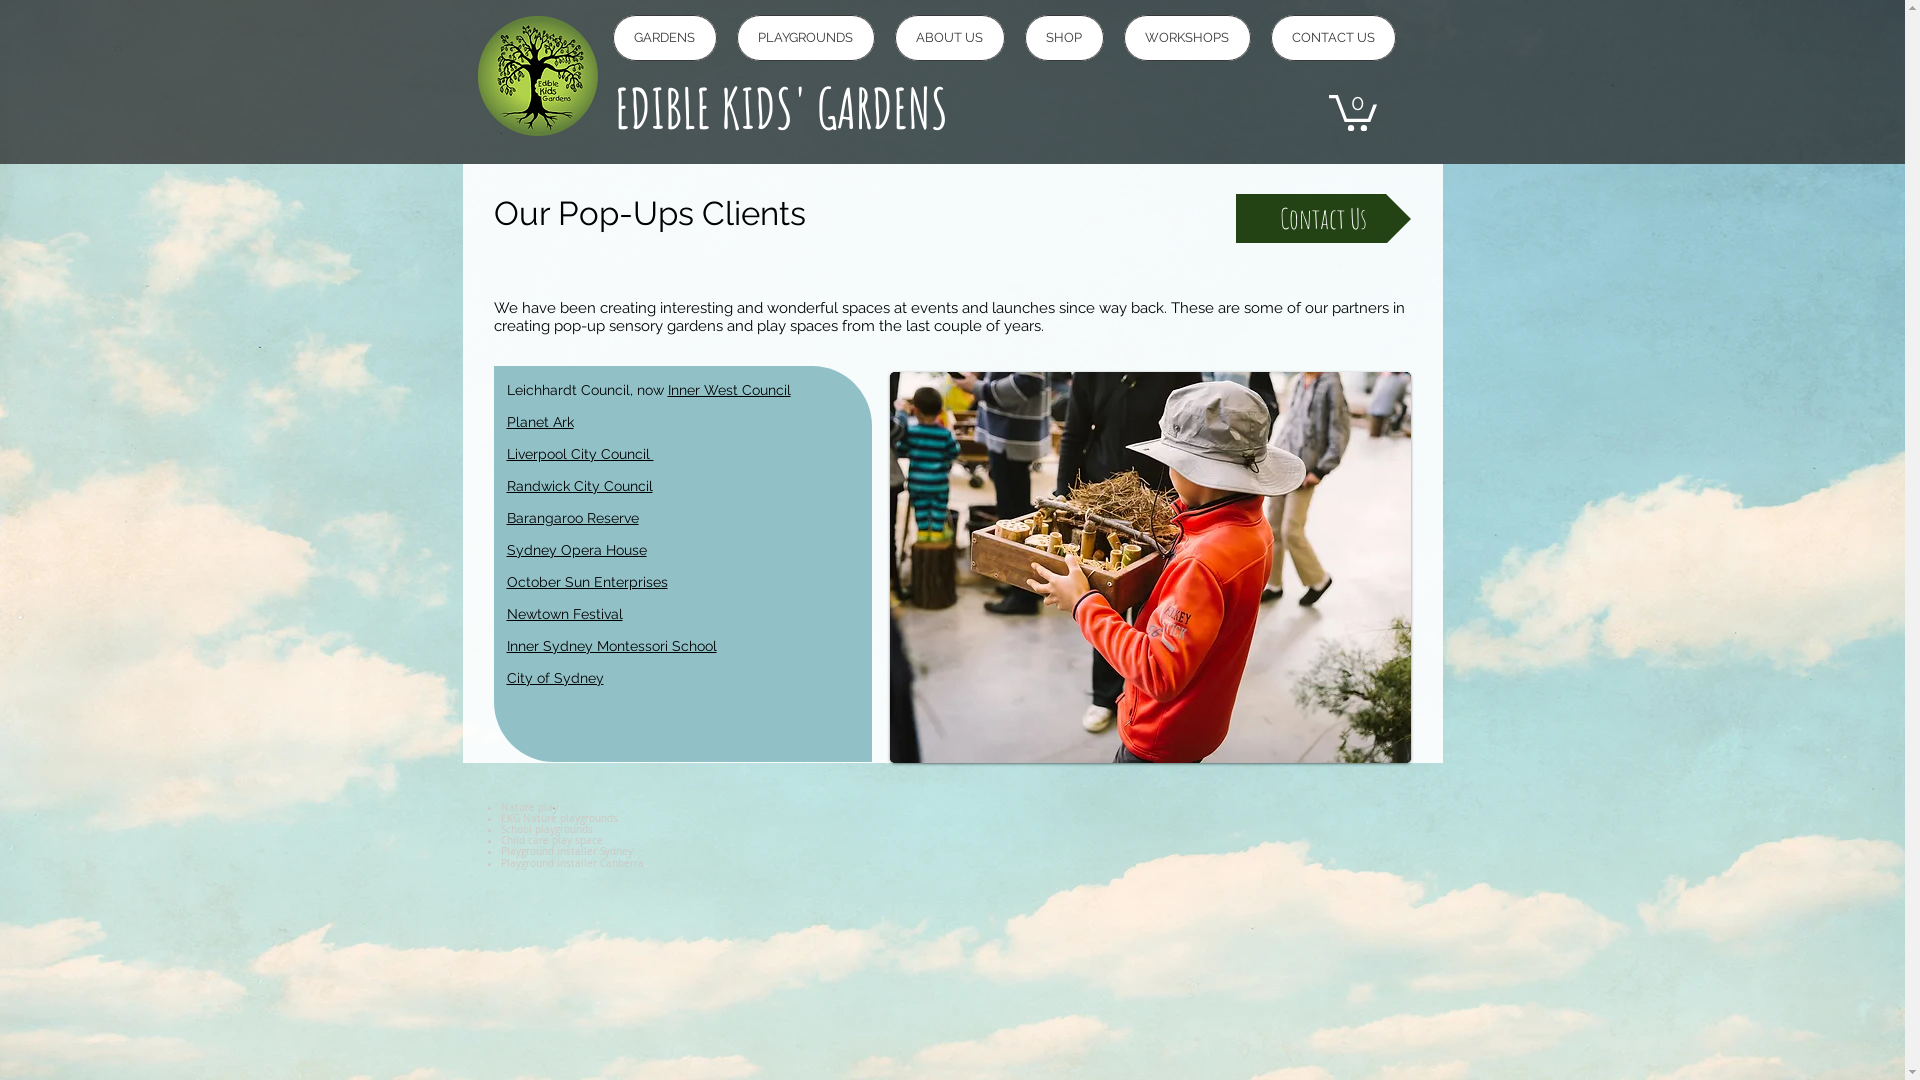  What do you see at coordinates (1332, 38) in the screenshot?
I see `'CONTACT US'` at bounding box center [1332, 38].